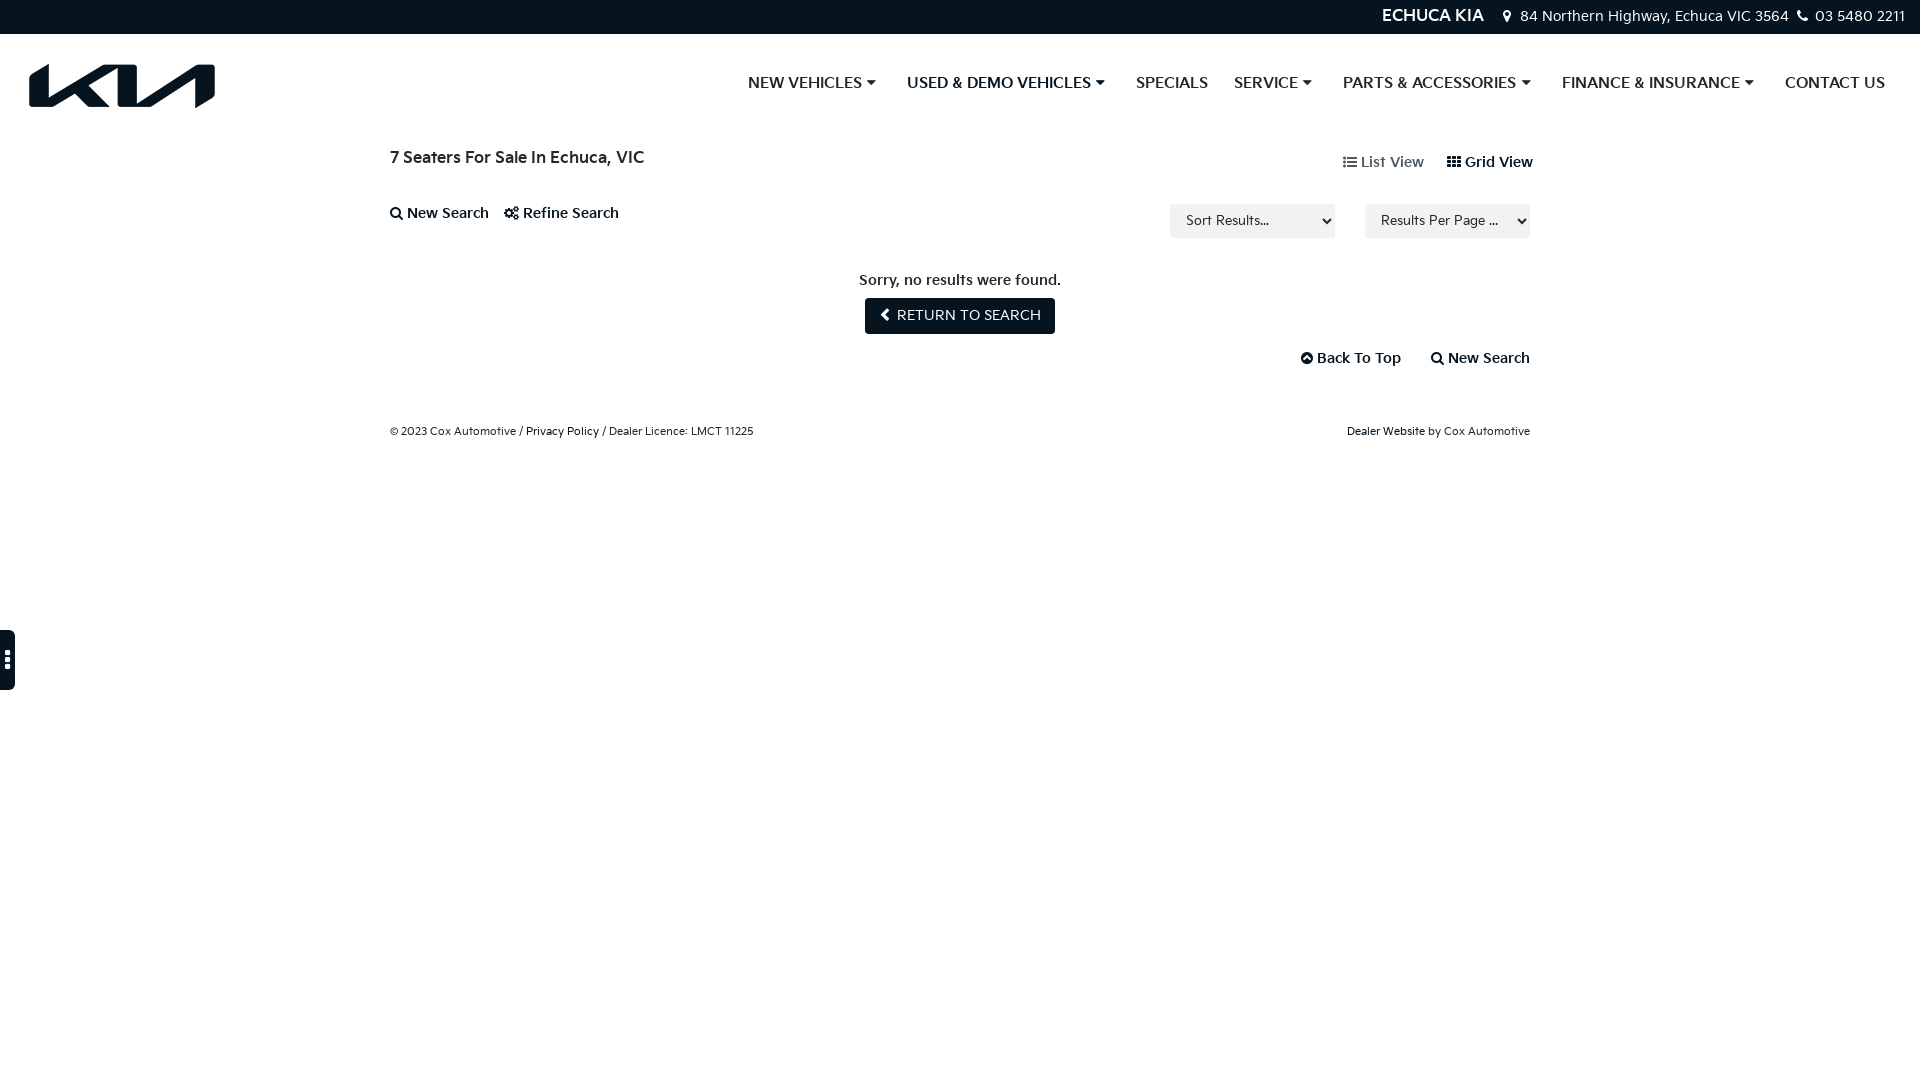 Image resolution: width=1920 pixels, height=1080 pixels. Describe the element at coordinates (1489, 161) in the screenshot. I see `'Grid View'` at that location.